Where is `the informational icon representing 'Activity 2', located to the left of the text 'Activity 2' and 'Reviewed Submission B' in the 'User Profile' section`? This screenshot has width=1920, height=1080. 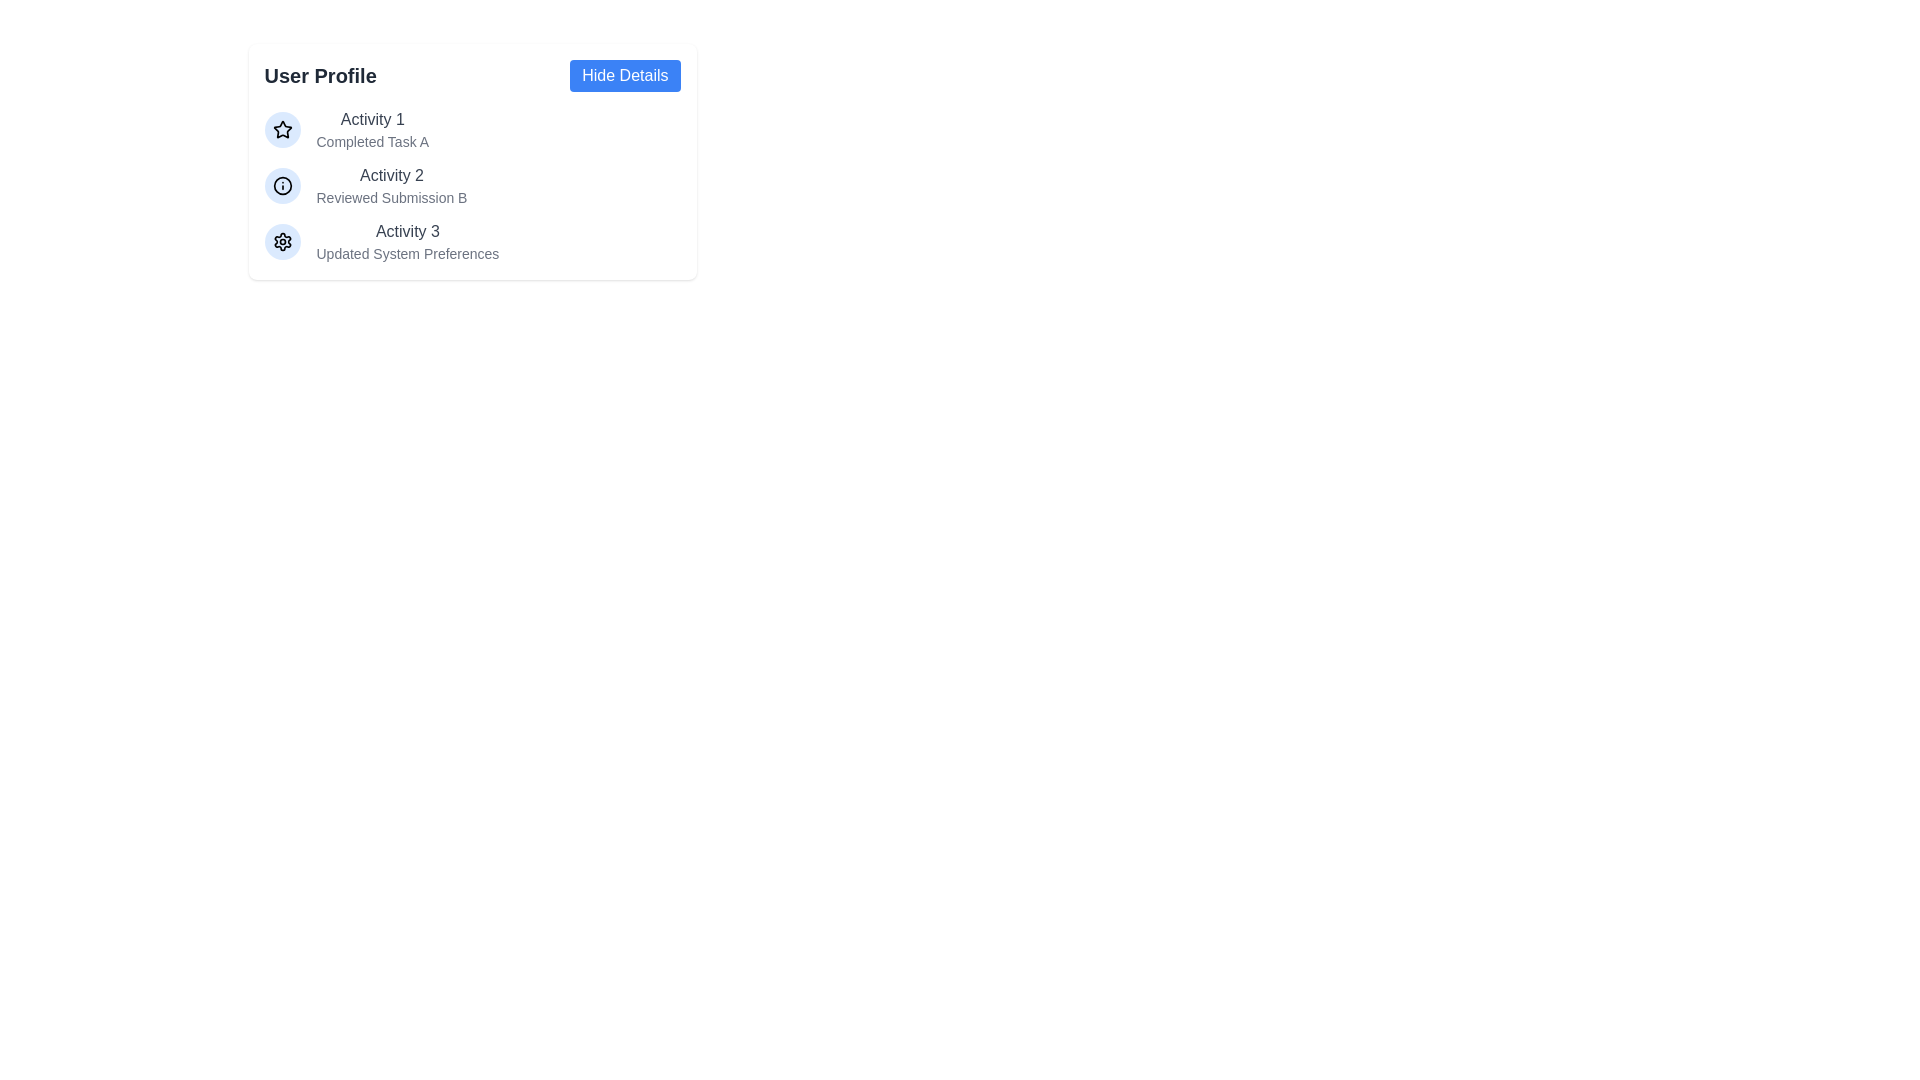
the informational icon representing 'Activity 2', located to the left of the text 'Activity 2' and 'Reviewed Submission B' in the 'User Profile' section is located at coordinates (281, 185).